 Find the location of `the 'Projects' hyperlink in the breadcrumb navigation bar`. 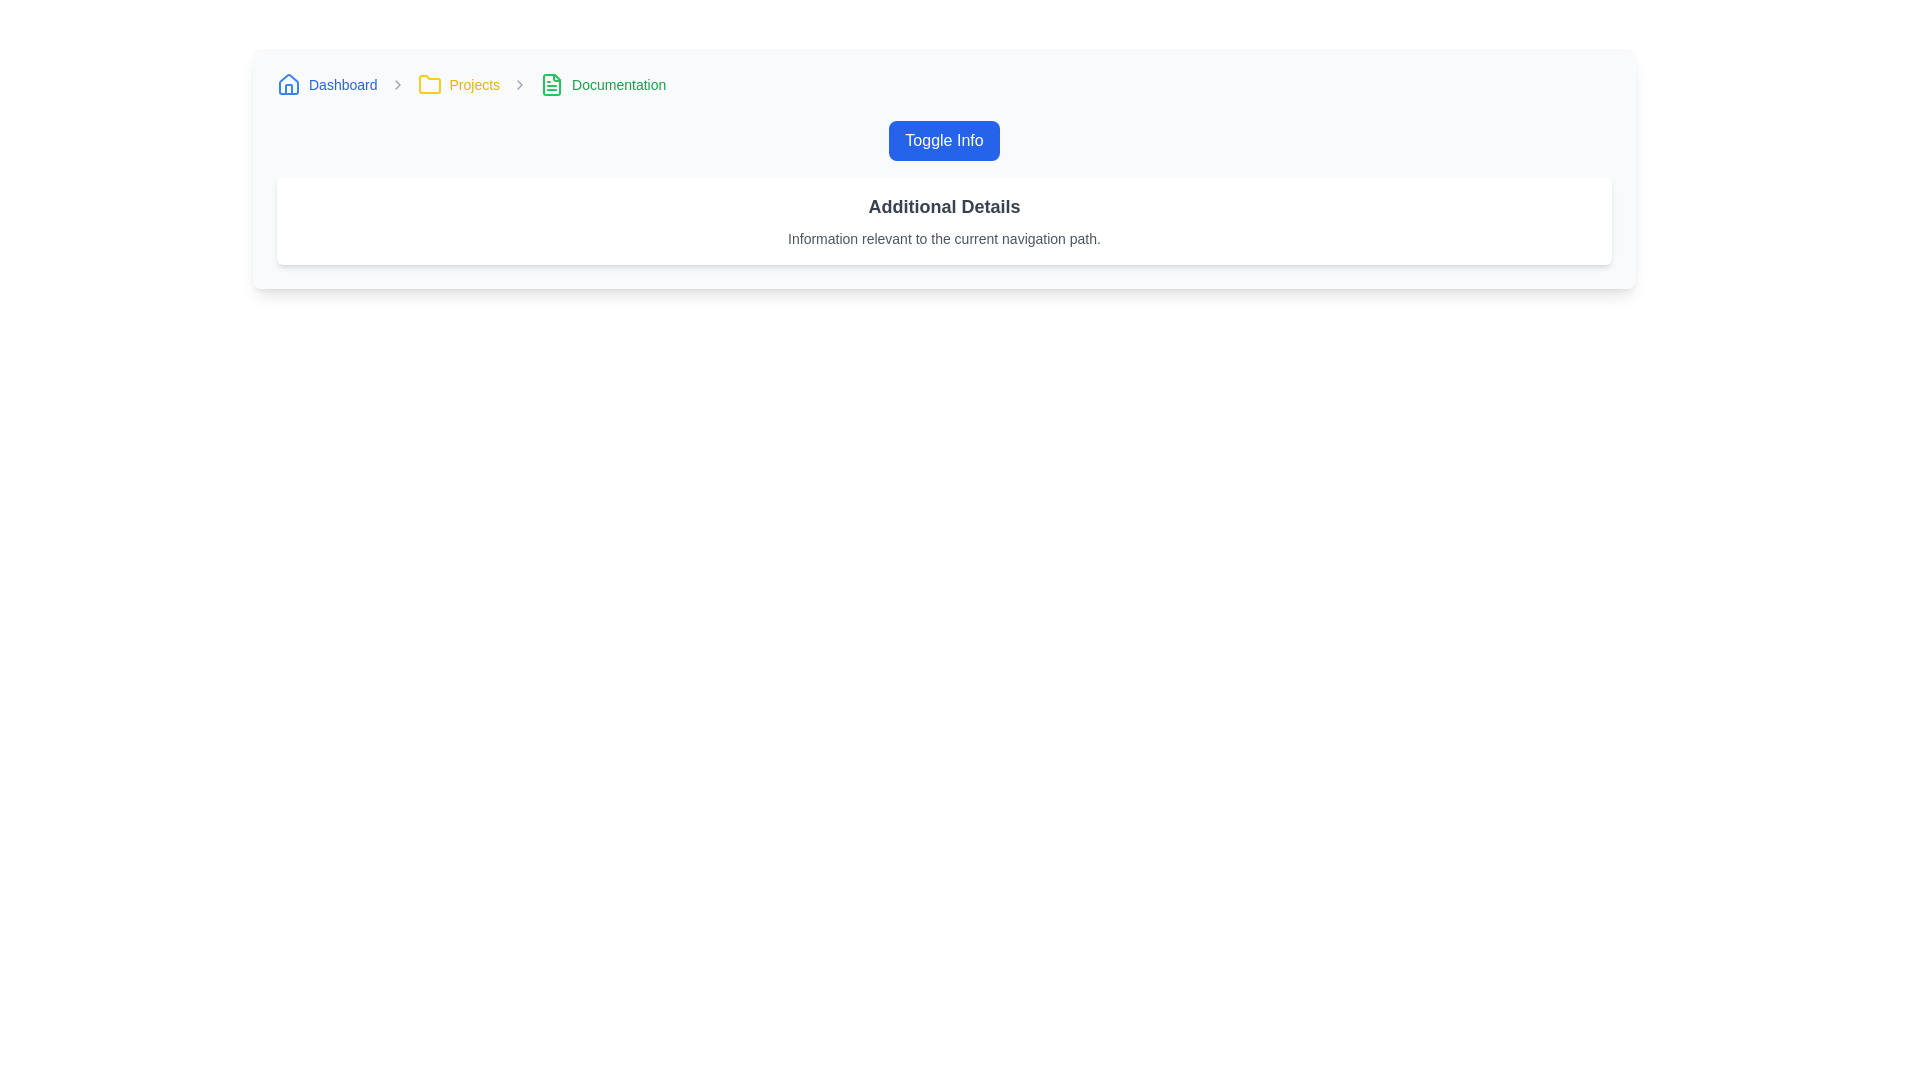

the 'Projects' hyperlink in the breadcrumb navigation bar is located at coordinates (473, 83).